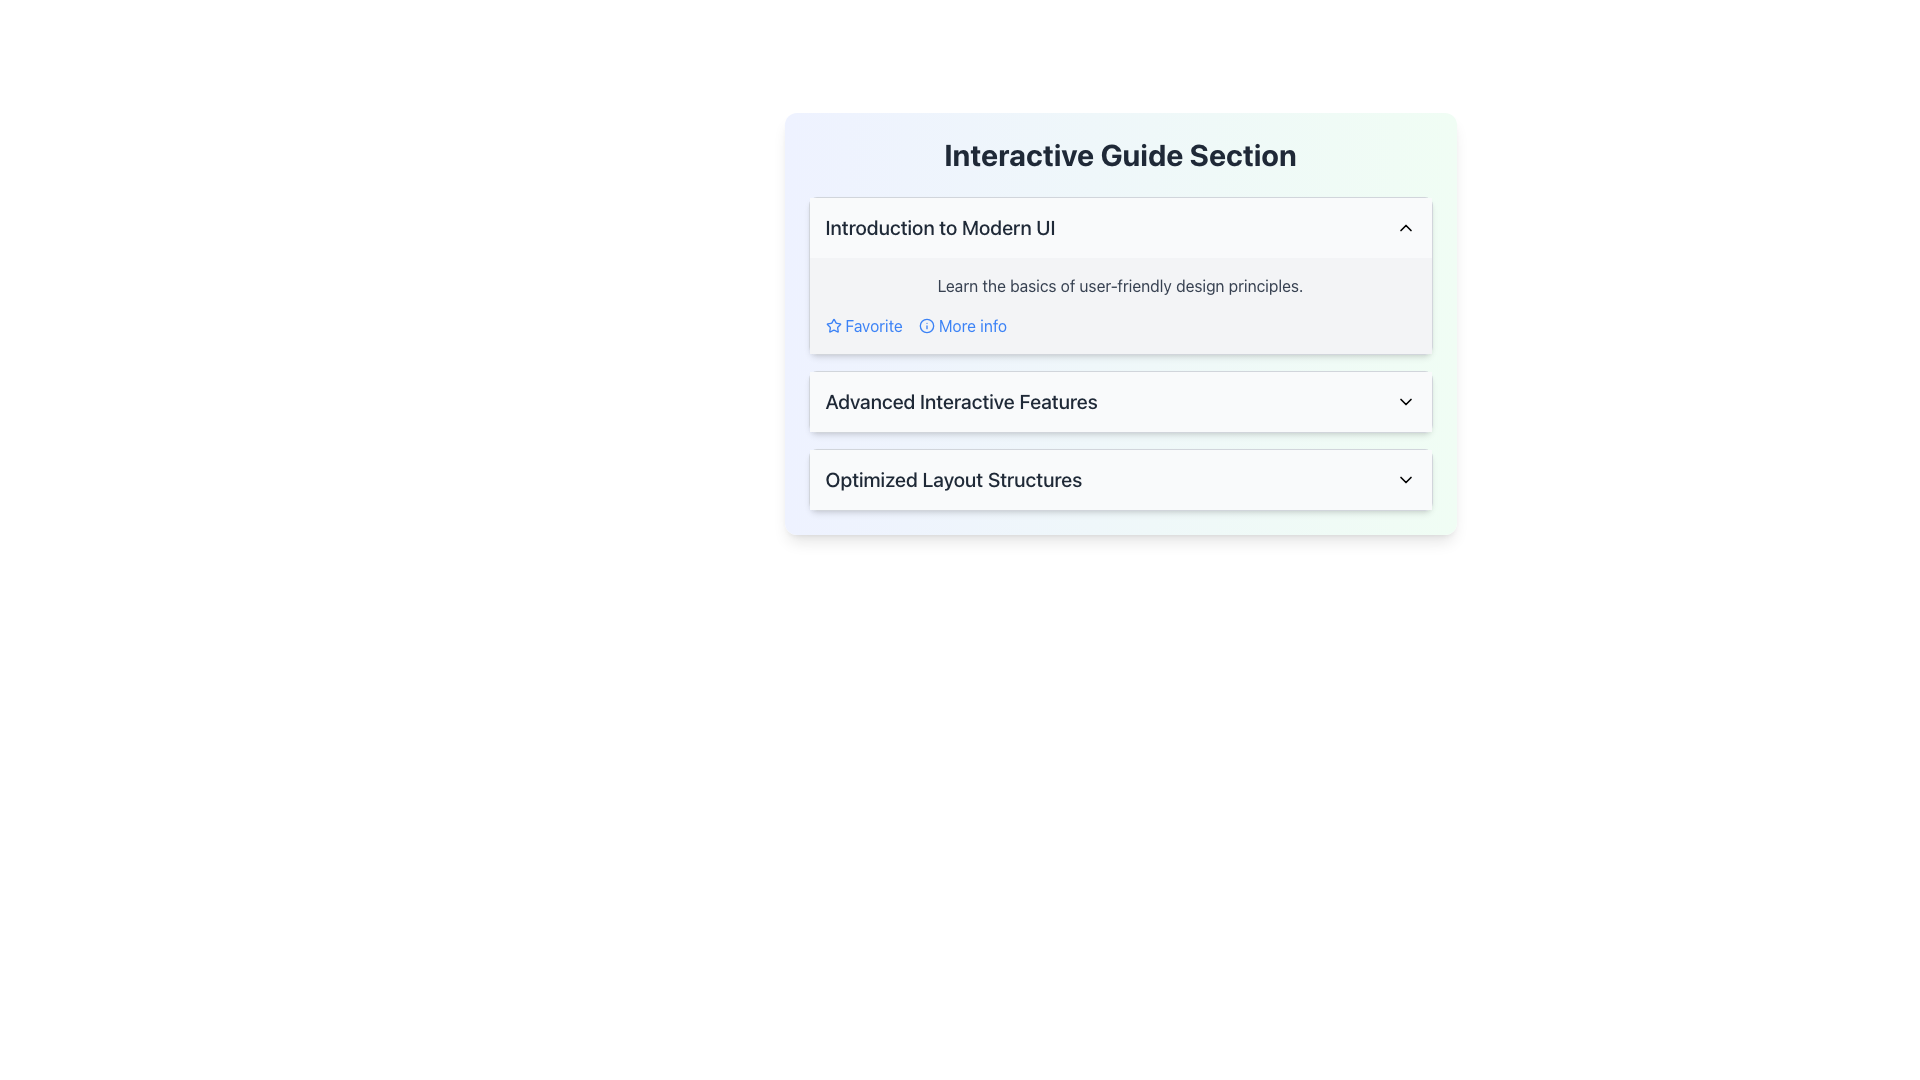 This screenshot has width=1920, height=1080. Describe the element at coordinates (963, 325) in the screenshot. I see `the second hyperlink with icon, located to the right of the 'Favorite' link` at that location.